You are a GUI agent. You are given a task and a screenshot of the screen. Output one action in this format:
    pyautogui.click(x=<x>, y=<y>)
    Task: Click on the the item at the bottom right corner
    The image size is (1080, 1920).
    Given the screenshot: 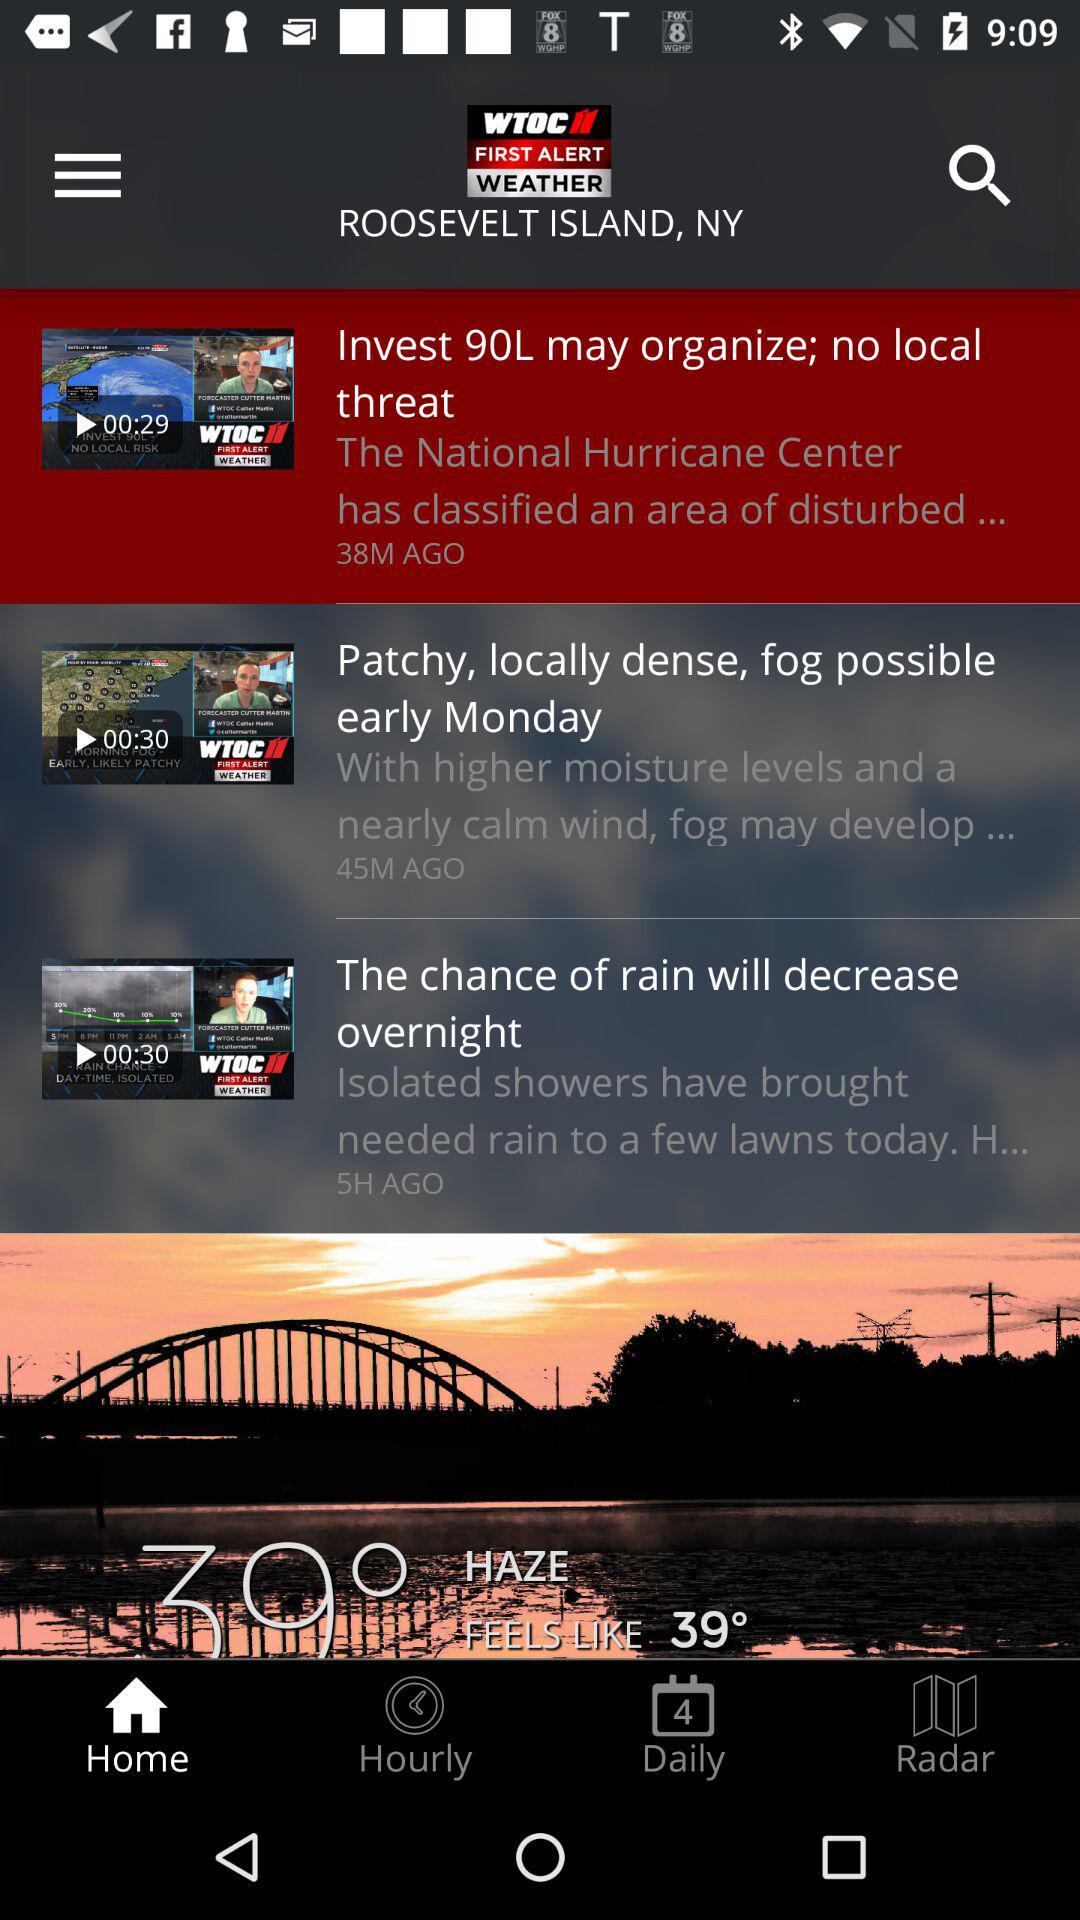 What is the action you would take?
    pyautogui.click(x=945, y=1726)
    